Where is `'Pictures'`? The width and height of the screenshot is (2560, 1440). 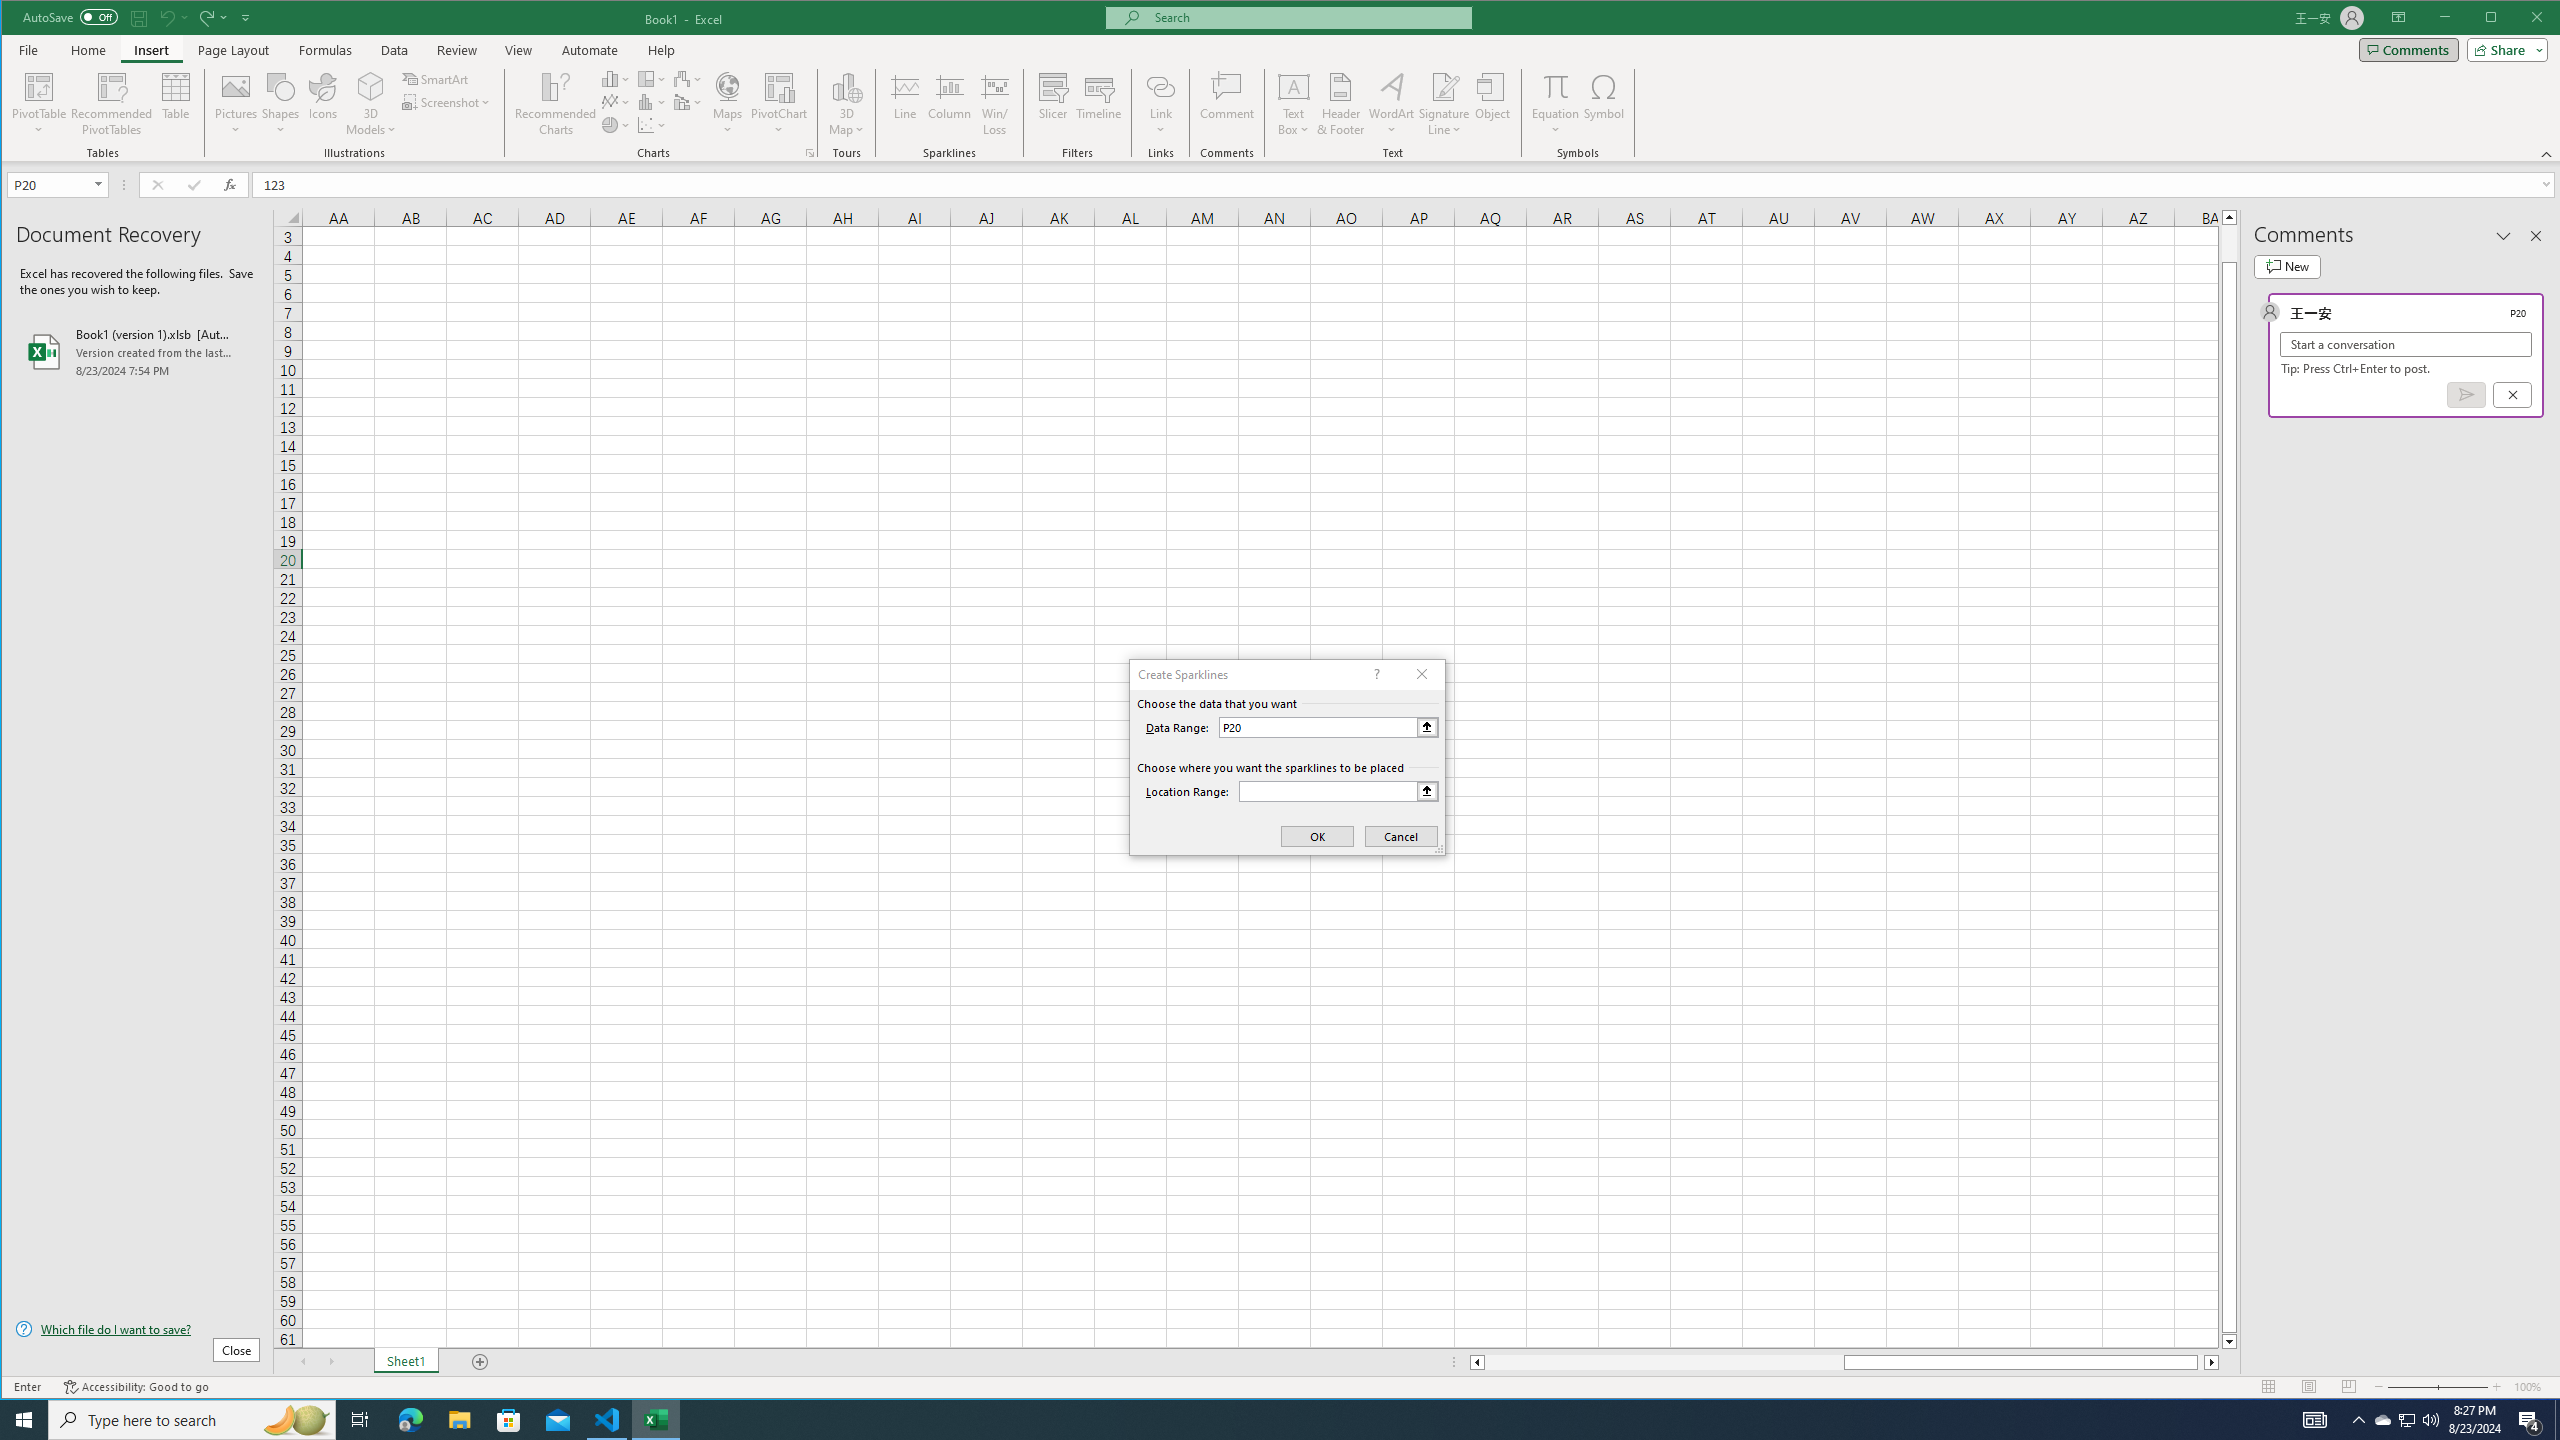 'Pictures' is located at coordinates (236, 103).